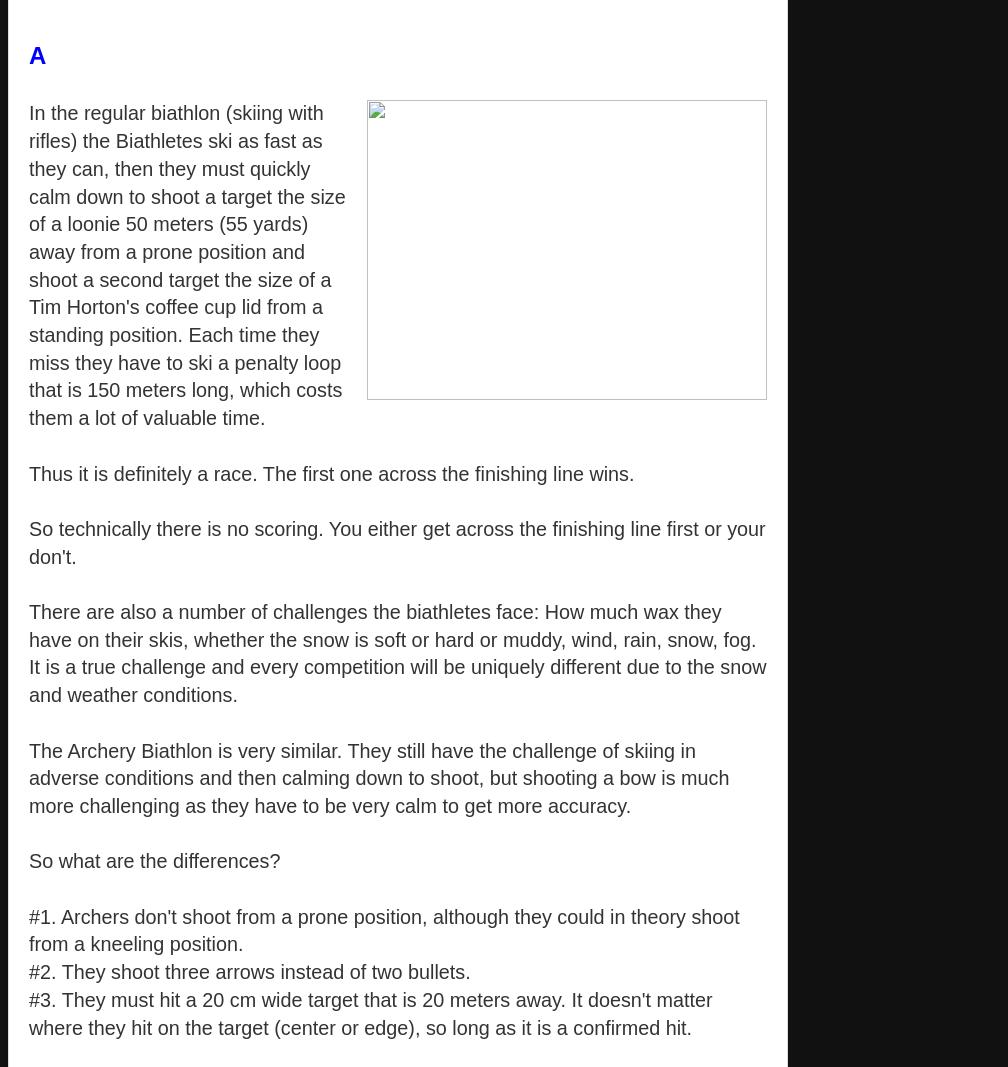  I want to click on 'A', so click(37, 54).